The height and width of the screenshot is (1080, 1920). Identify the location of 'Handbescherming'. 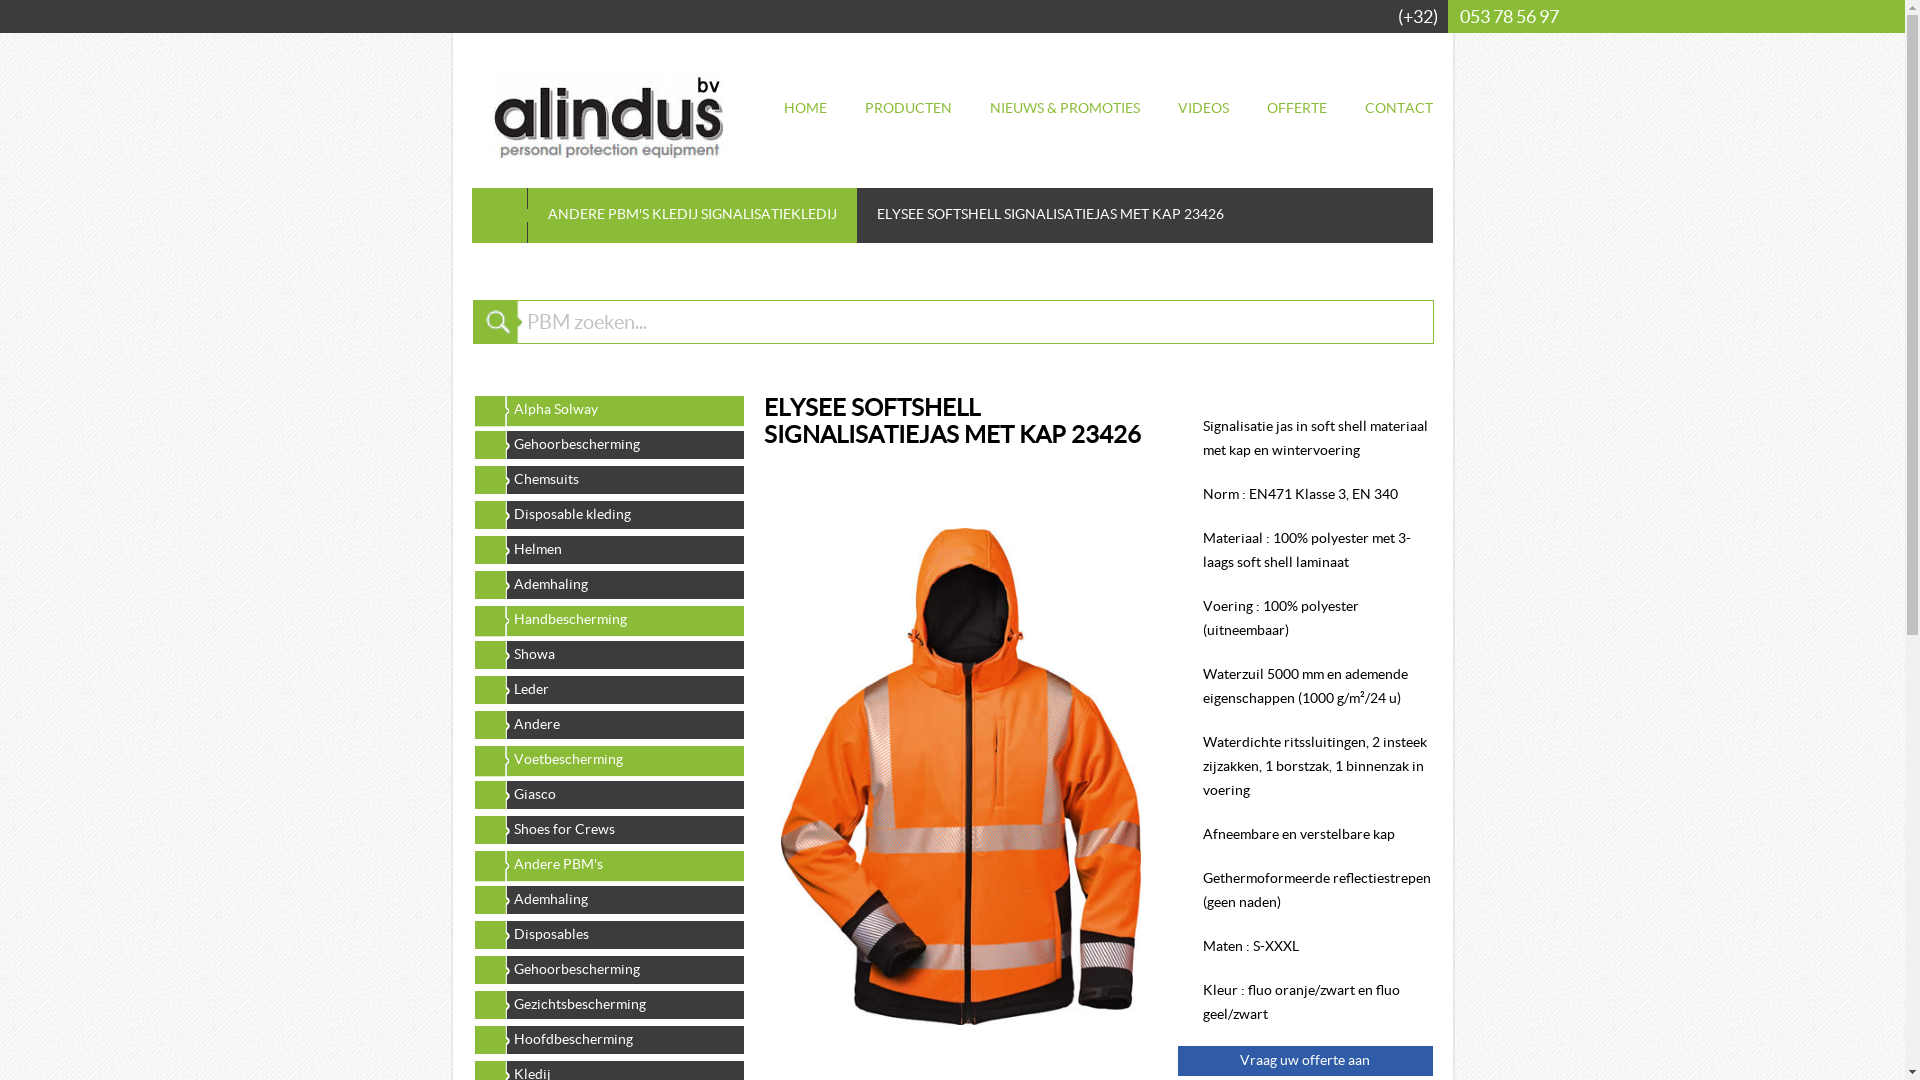
(606, 617).